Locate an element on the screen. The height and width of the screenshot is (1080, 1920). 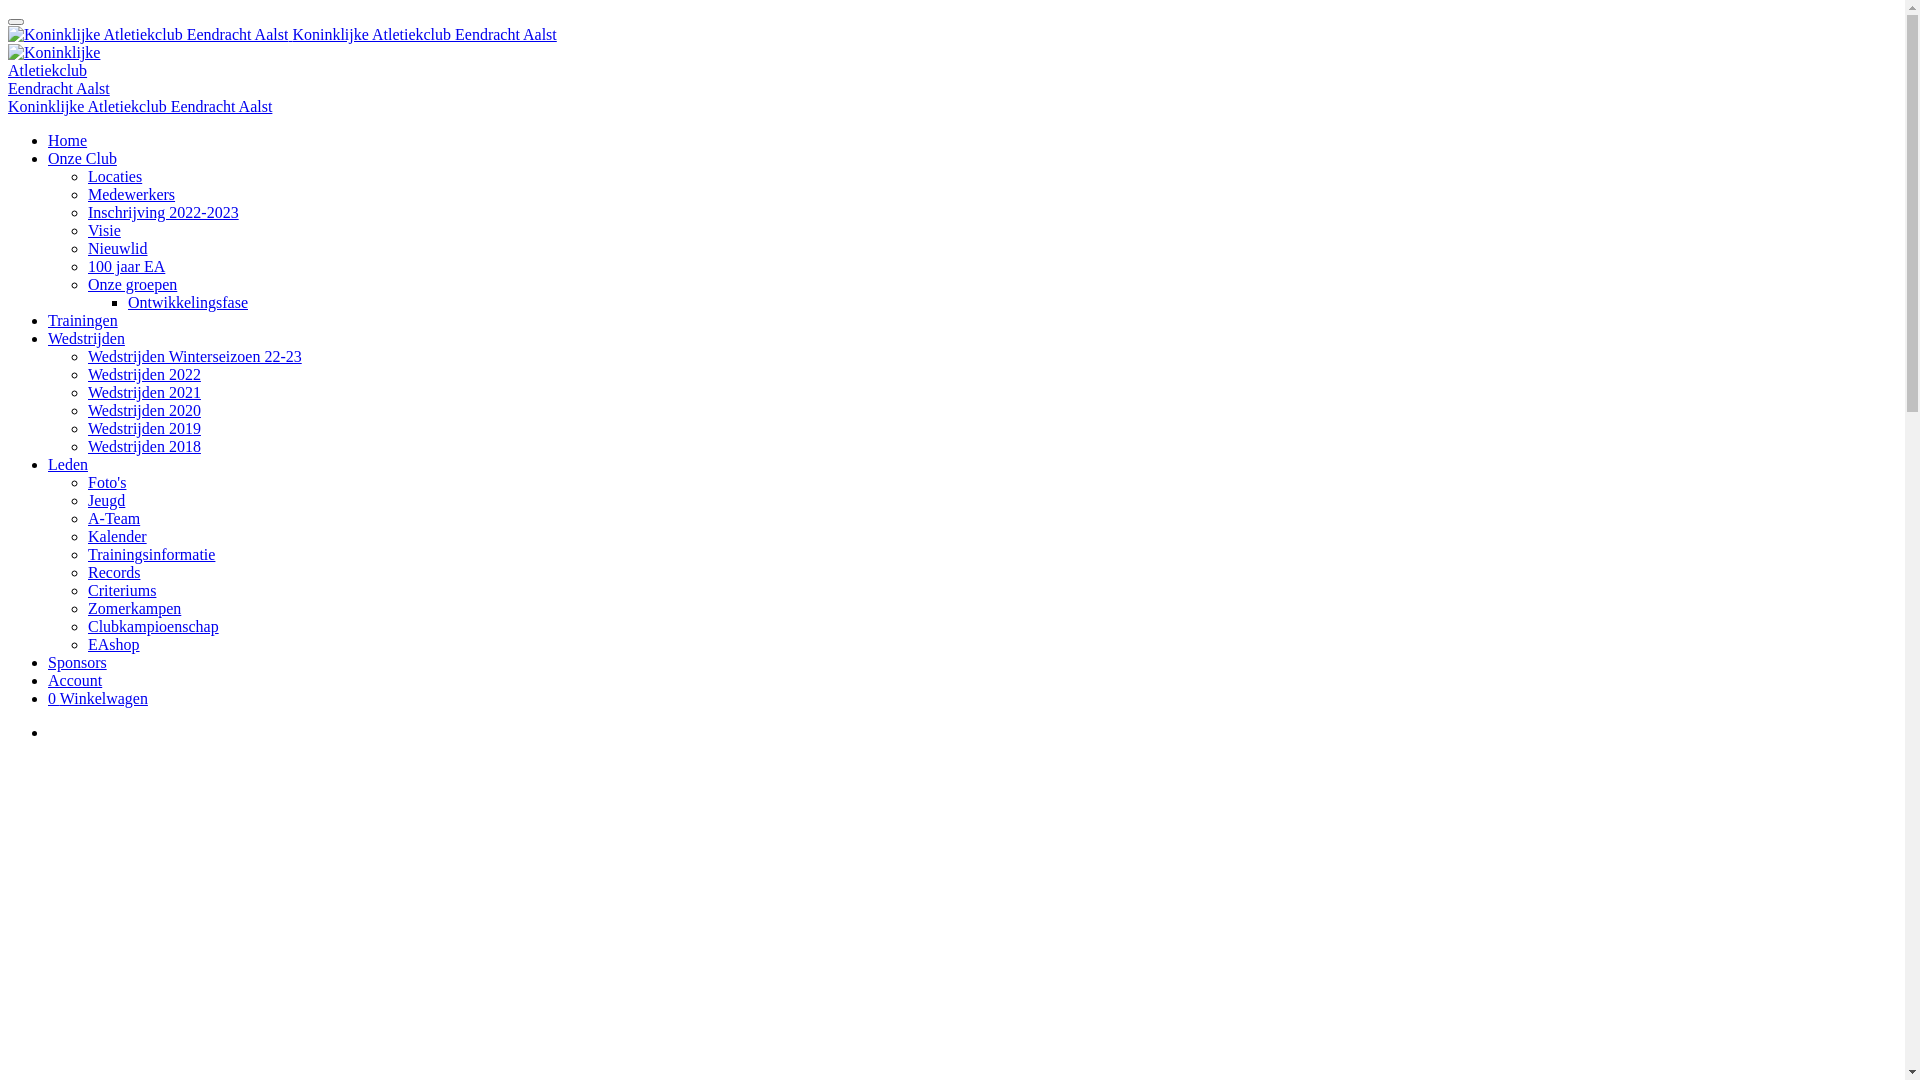
'Nieuwlid' is located at coordinates (117, 247).